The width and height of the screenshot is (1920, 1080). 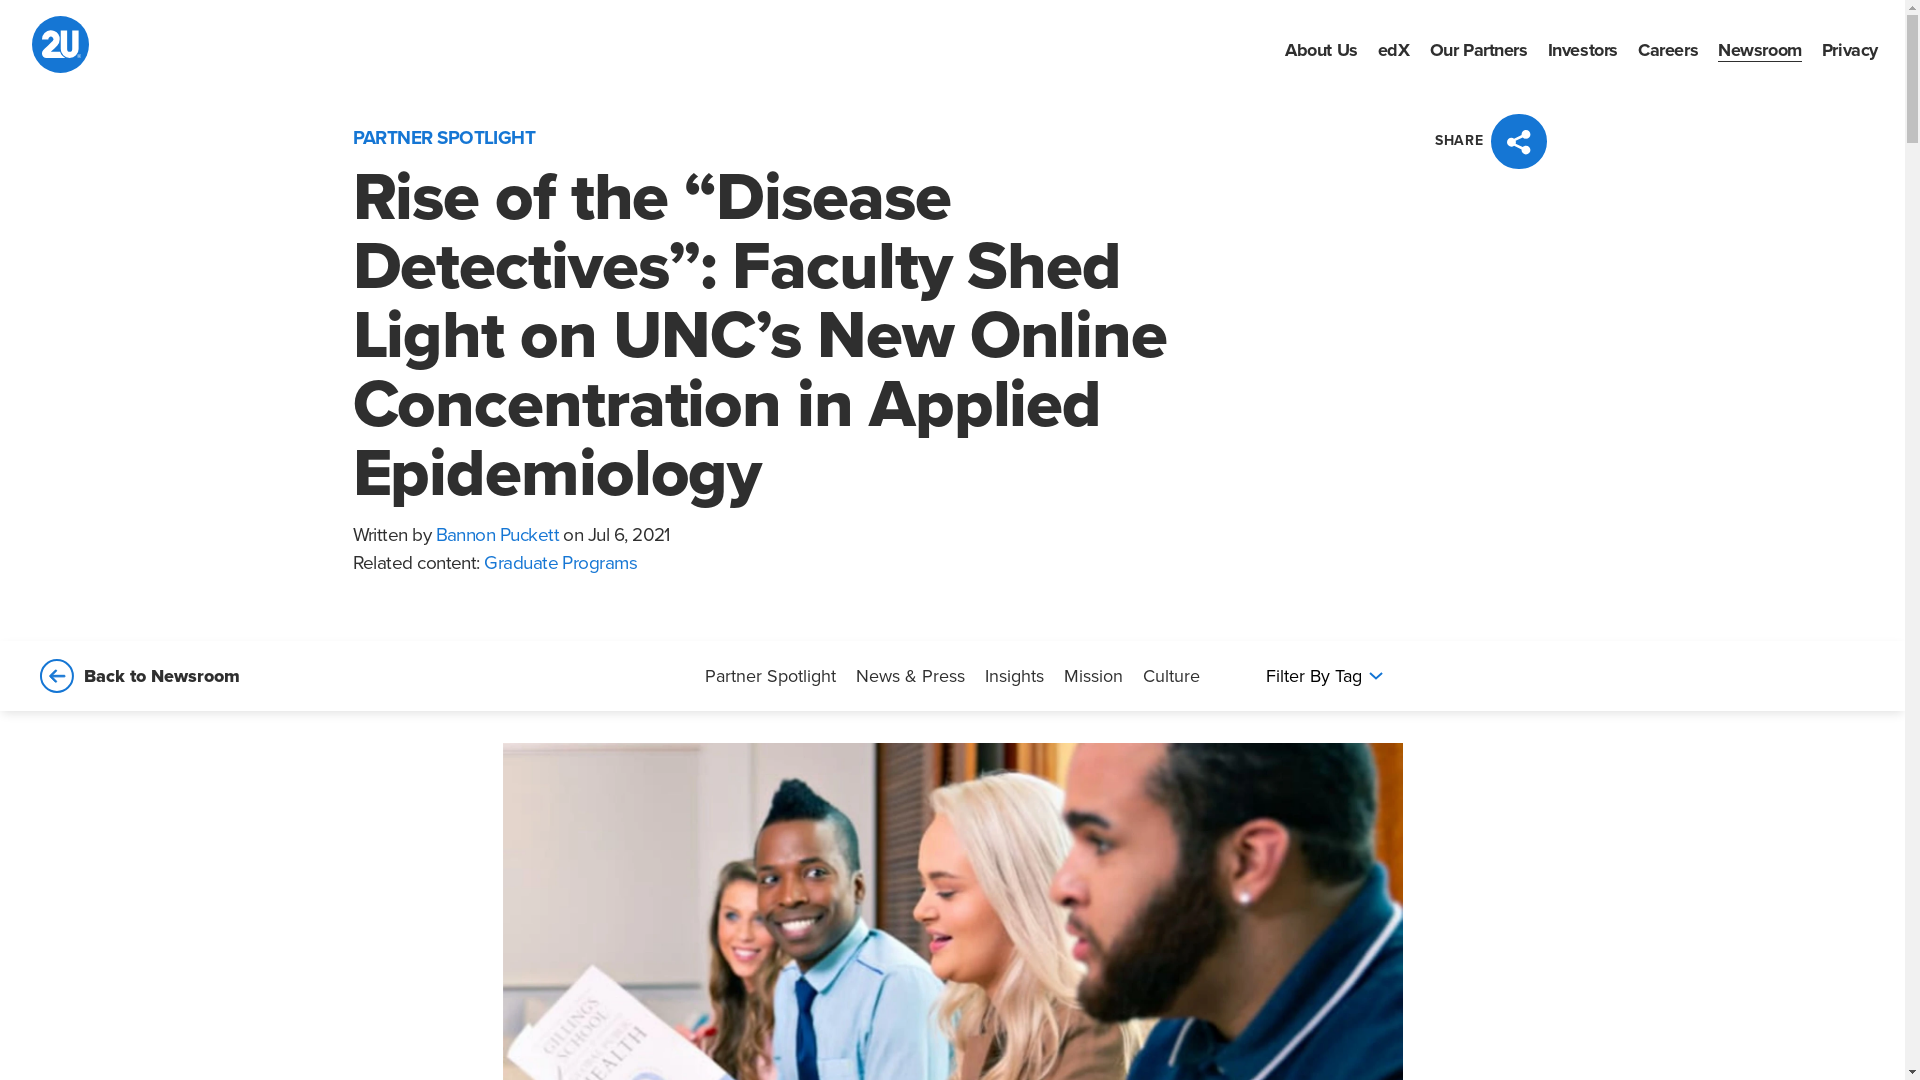 I want to click on 'Partner Spotlight', so click(x=769, y=675).